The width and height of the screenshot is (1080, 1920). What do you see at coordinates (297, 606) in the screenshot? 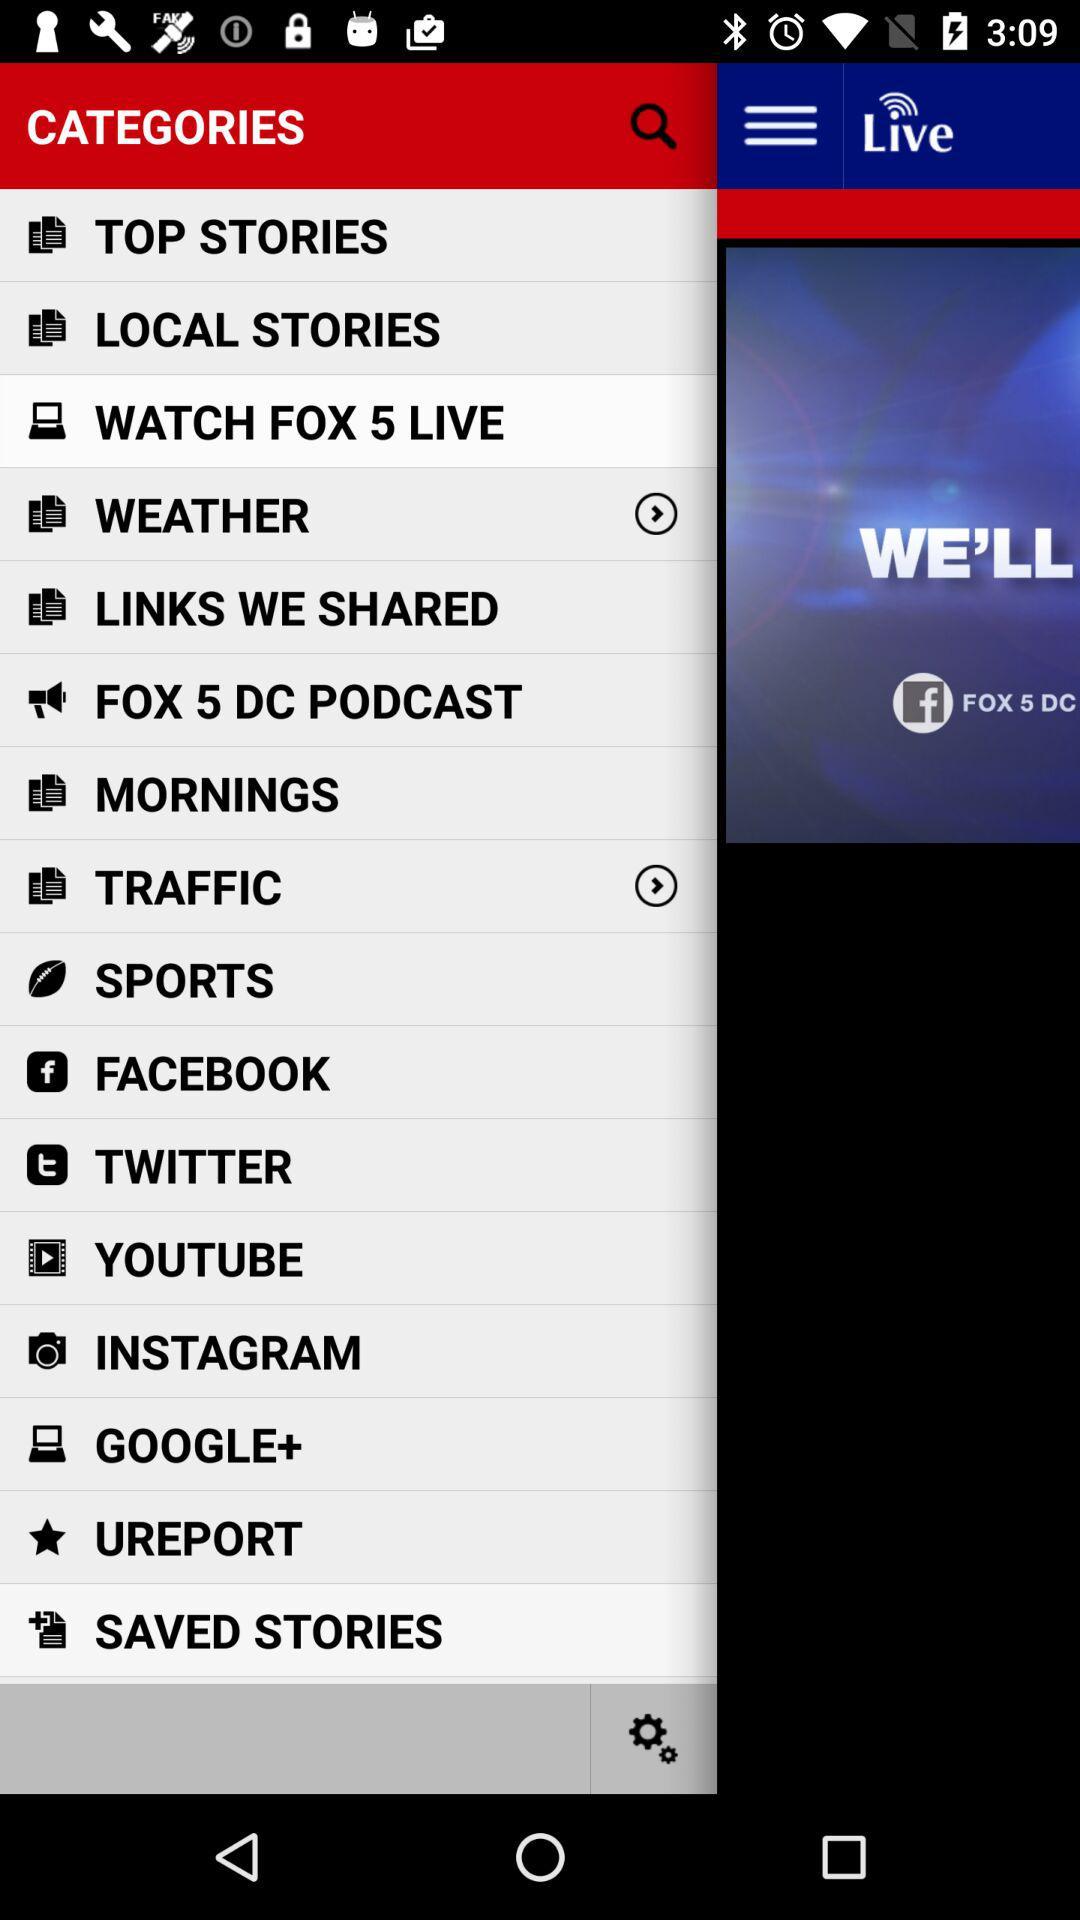
I see `the icon below weather item` at bounding box center [297, 606].